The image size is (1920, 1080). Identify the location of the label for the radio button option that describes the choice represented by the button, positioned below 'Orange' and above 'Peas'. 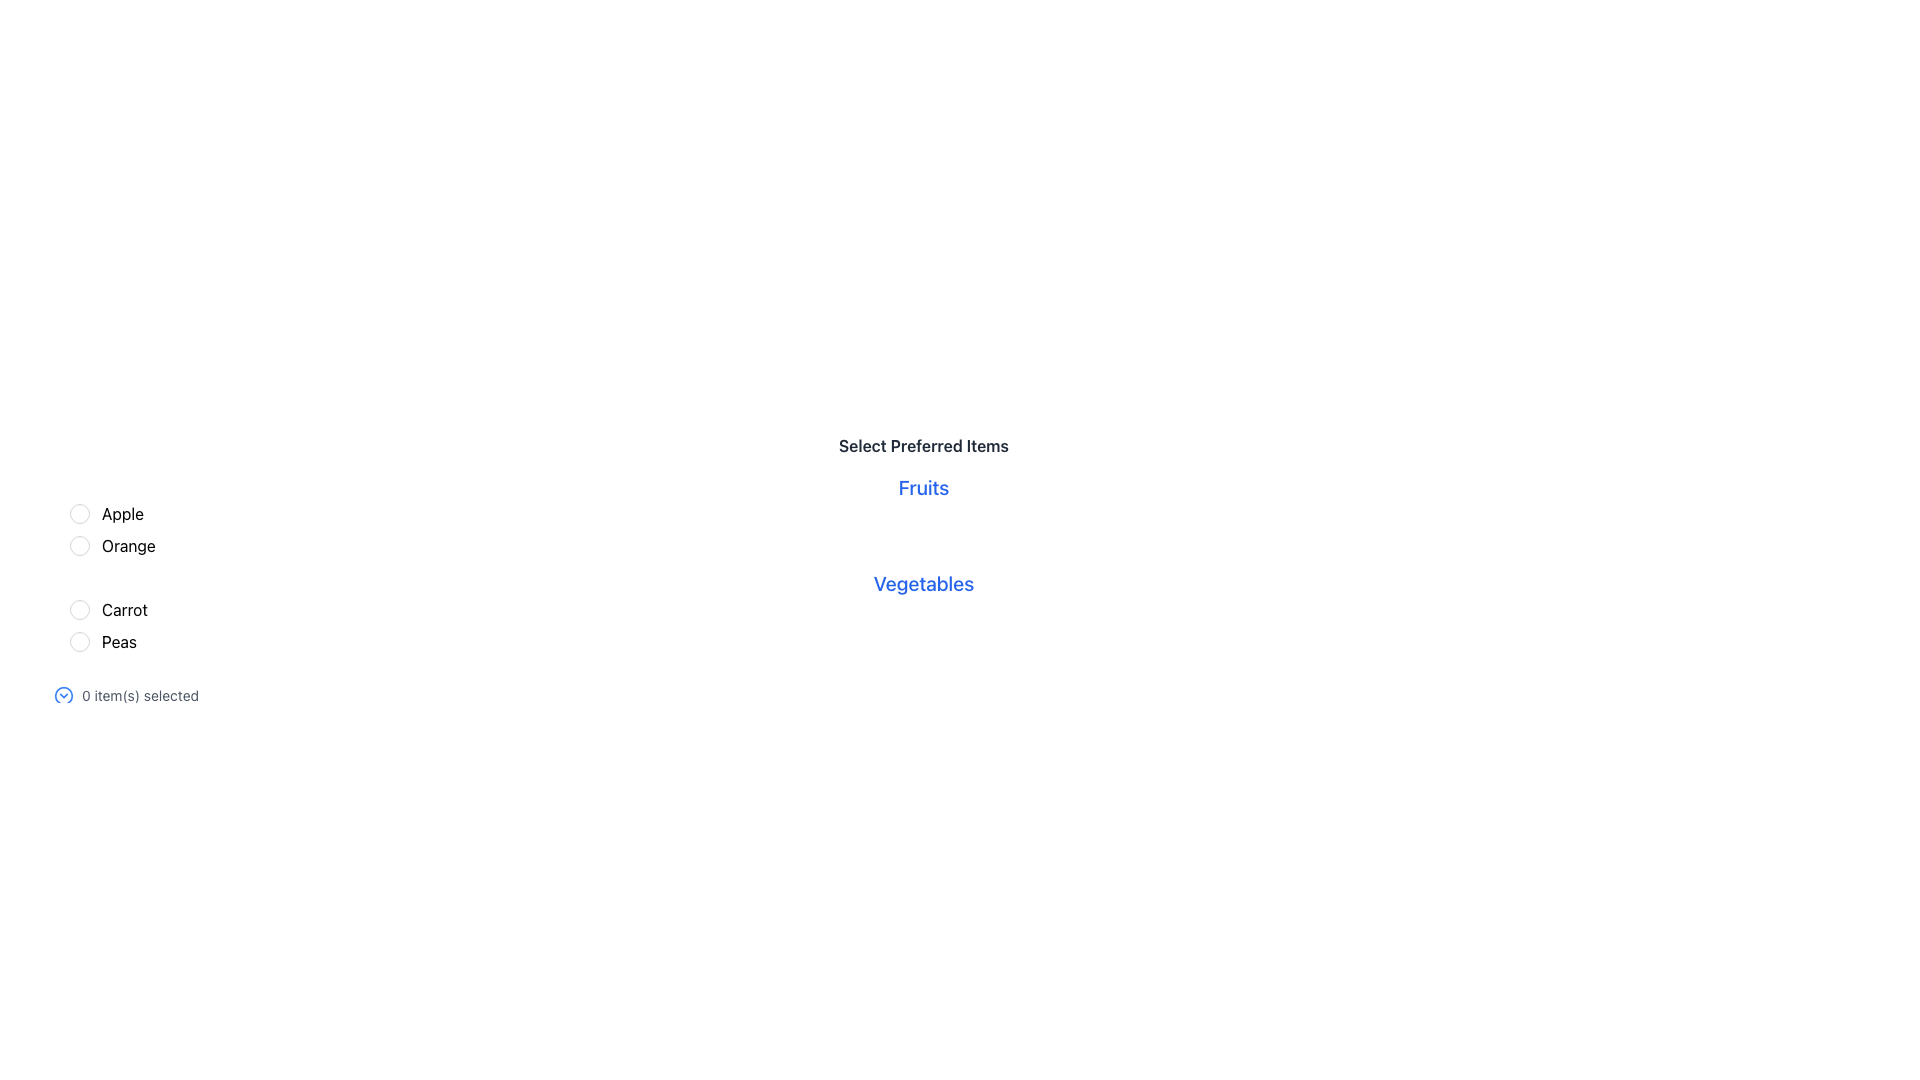
(123, 608).